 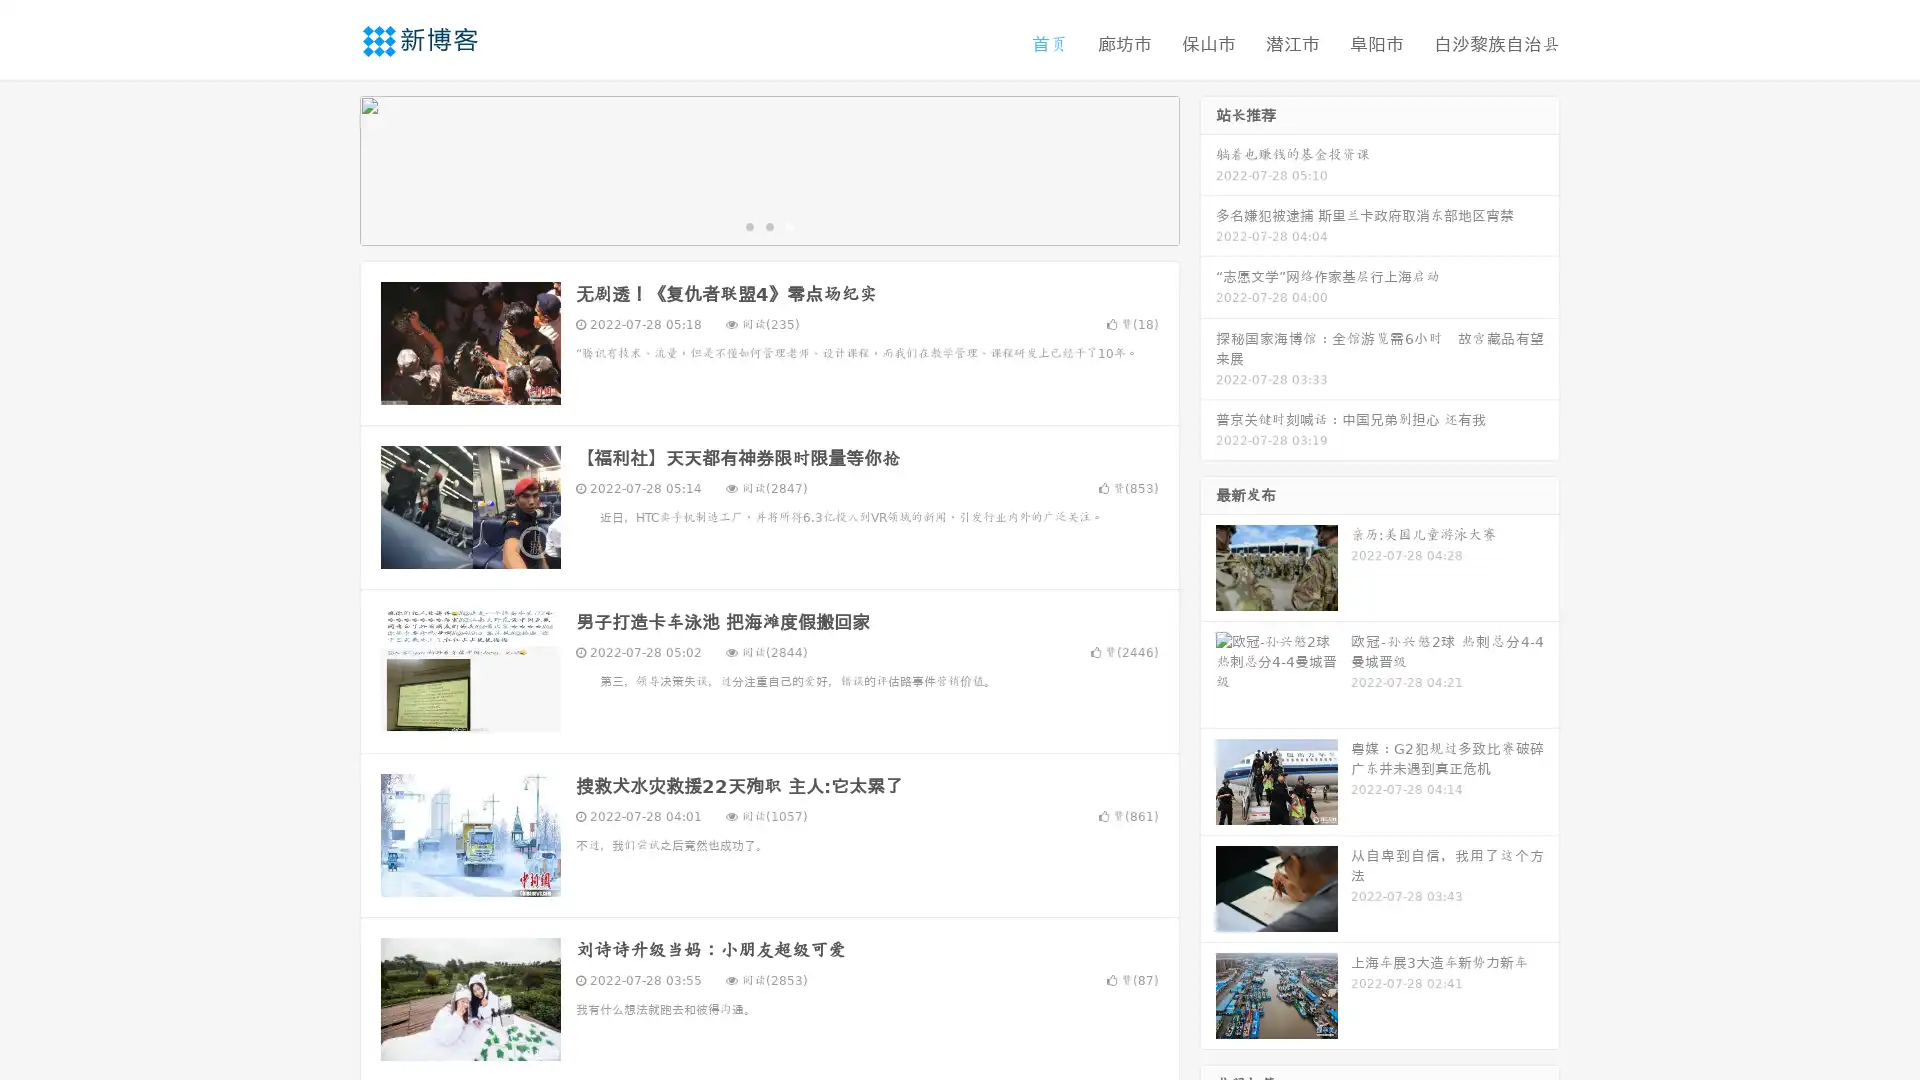 What do you see at coordinates (789, 225) in the screenshot?
I see `Go to slide 3` at bounding box center [789, 225].